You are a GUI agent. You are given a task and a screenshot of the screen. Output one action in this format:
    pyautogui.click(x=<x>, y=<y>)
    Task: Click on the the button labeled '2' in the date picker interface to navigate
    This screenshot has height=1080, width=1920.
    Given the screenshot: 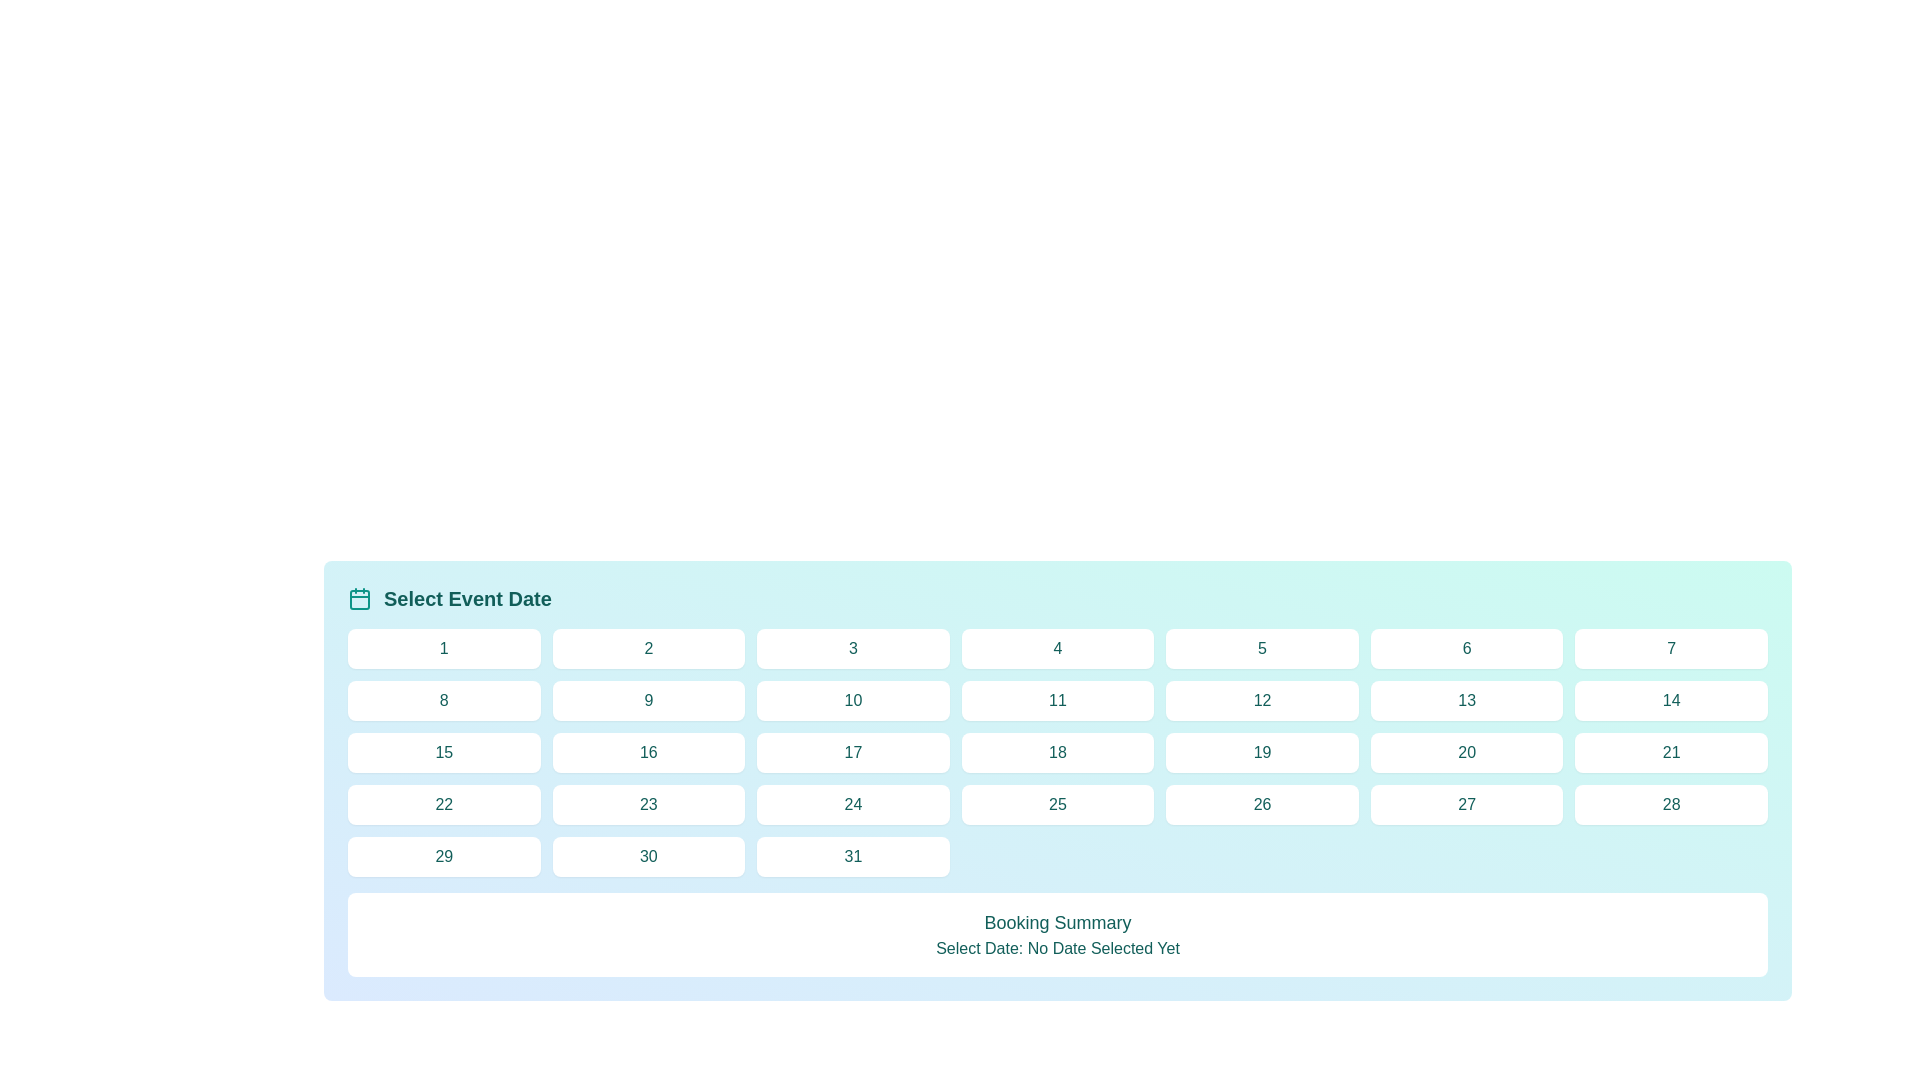 What is the action you would take?
    pyautogui.click(x=648, y=648)
    